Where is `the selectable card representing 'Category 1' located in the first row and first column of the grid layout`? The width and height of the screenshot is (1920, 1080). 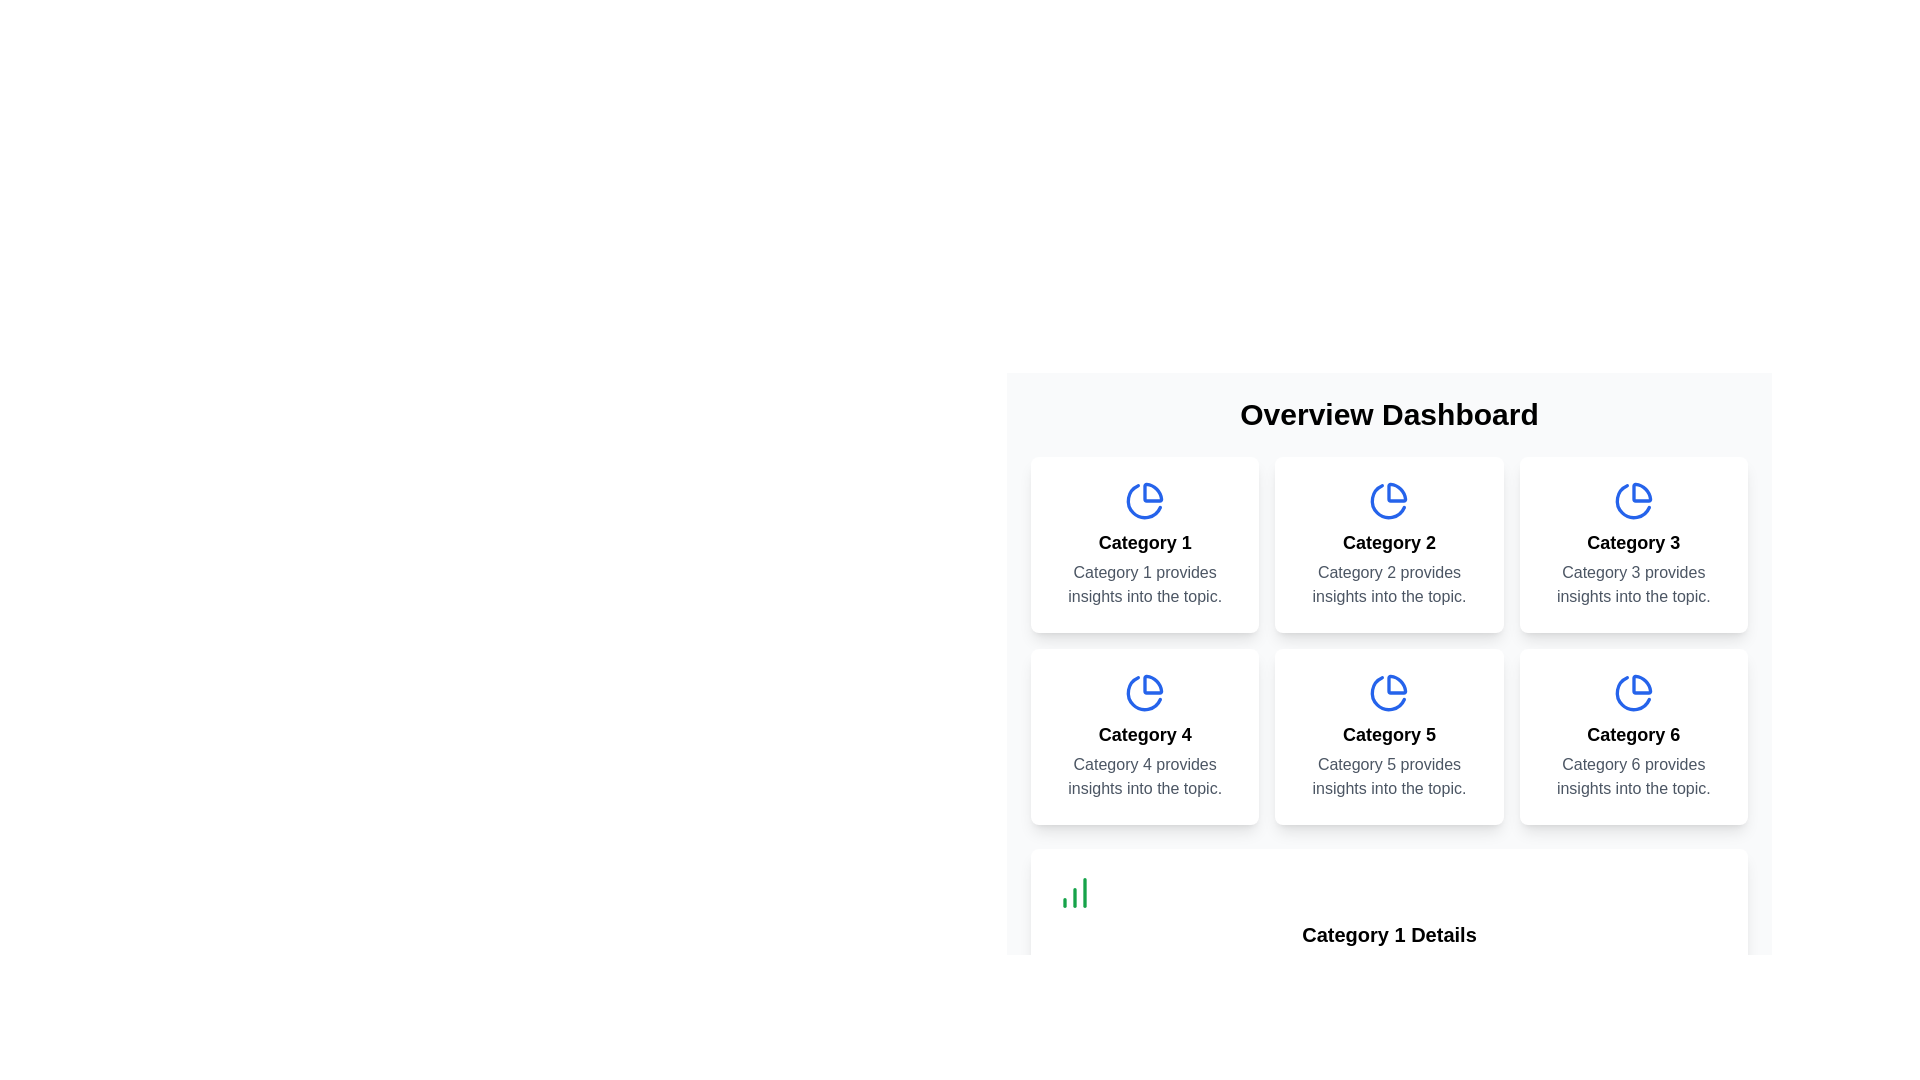 the selectable card representing 'Category 1' located in the first row and first column of the grid layout is located at coordinates (1145, 544).